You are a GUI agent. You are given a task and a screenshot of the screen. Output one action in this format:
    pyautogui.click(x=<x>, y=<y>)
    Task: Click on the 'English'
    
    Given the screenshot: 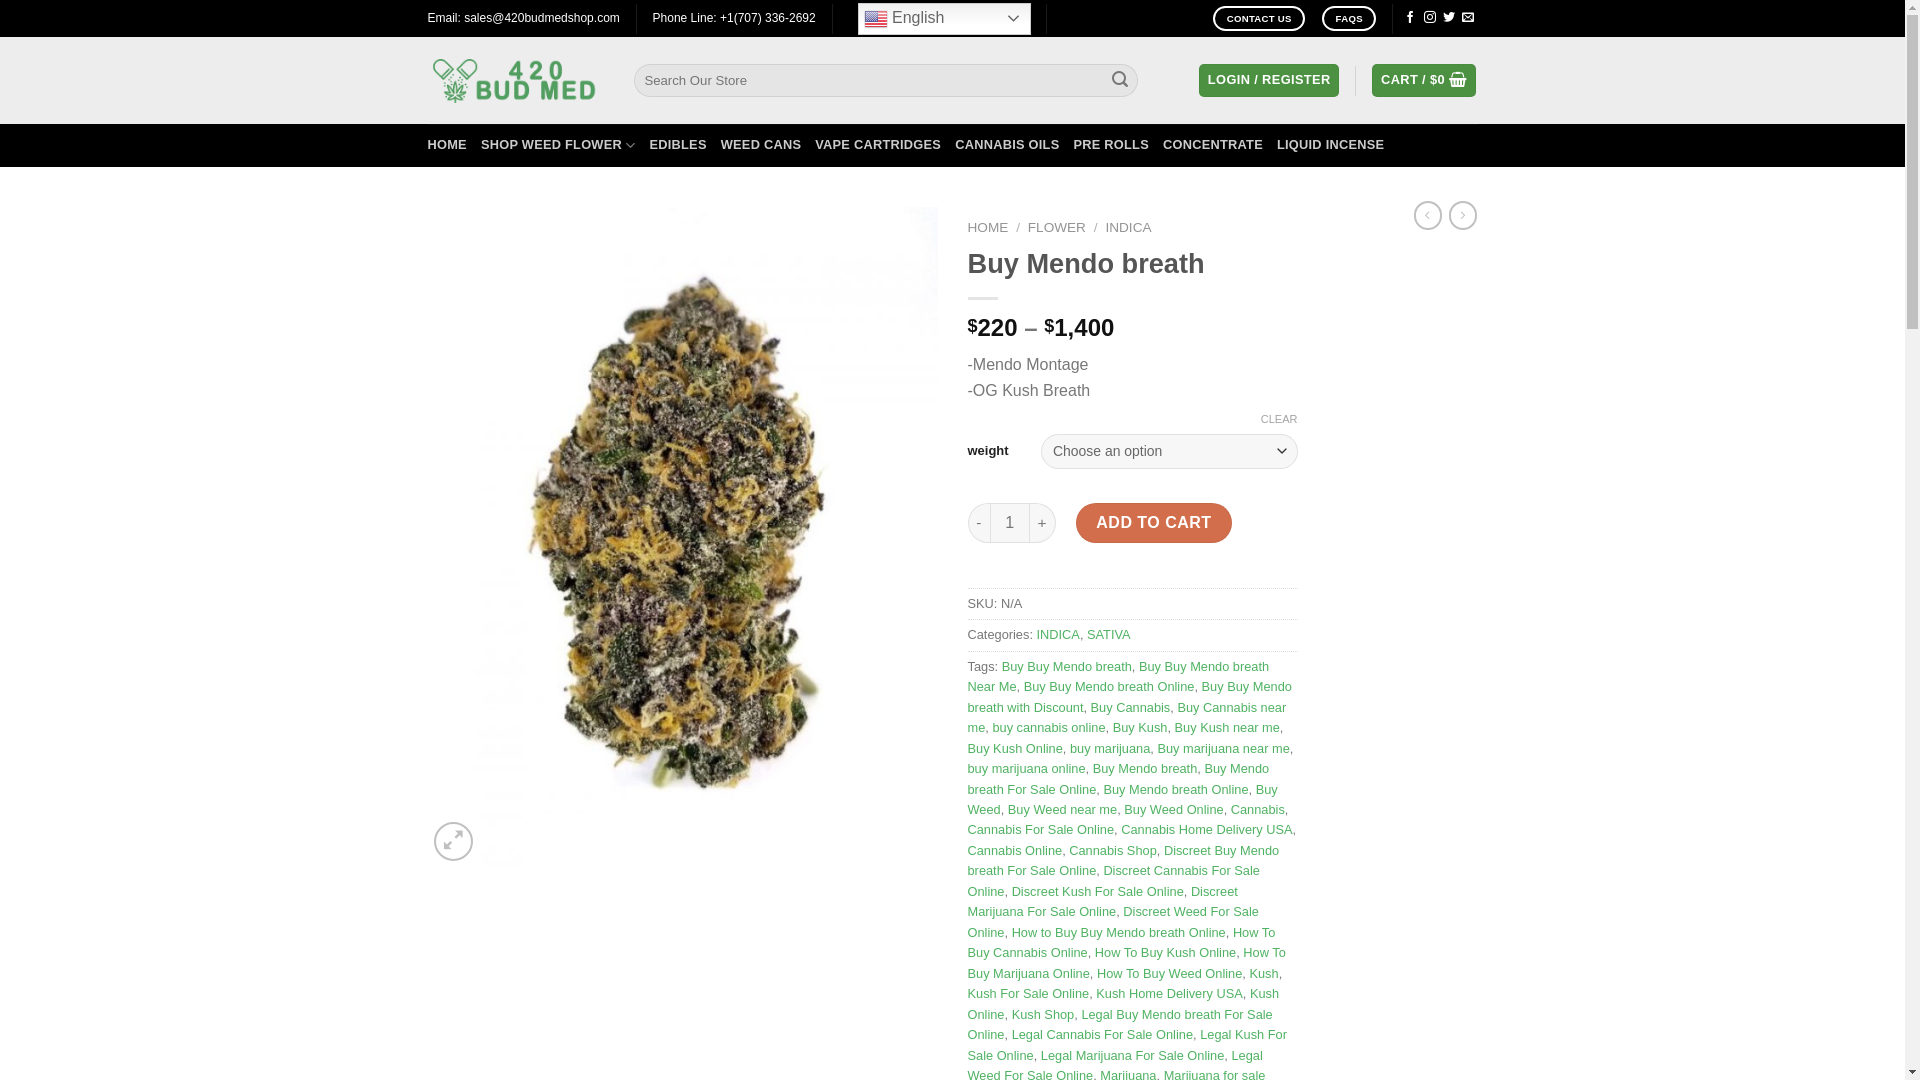 What is the action you would take?
    pyautogui.click(x=943, y=18)
    